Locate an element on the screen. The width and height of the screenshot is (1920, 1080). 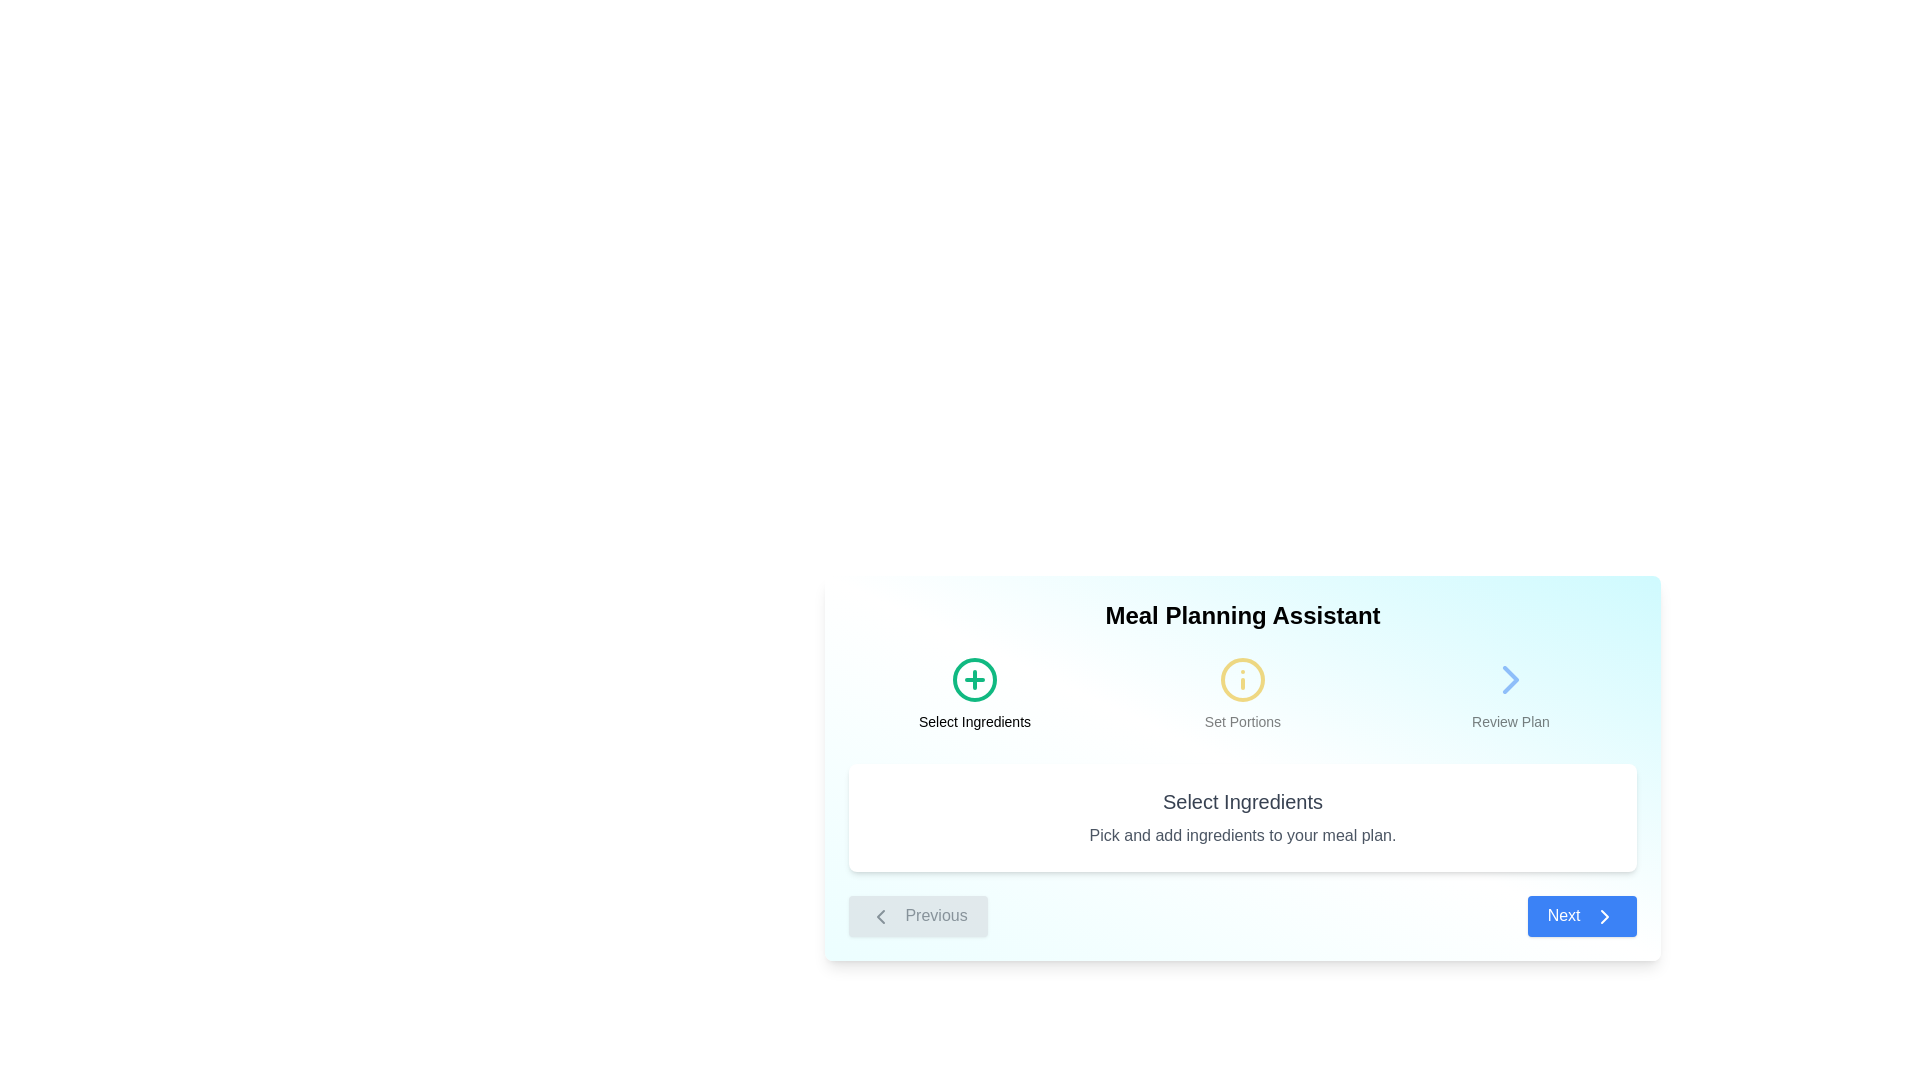
the blue chevron icon pointing to the right in the 'Review Plan' section, which is the third item in a triplet layout is located at coordinates (1511, 678).